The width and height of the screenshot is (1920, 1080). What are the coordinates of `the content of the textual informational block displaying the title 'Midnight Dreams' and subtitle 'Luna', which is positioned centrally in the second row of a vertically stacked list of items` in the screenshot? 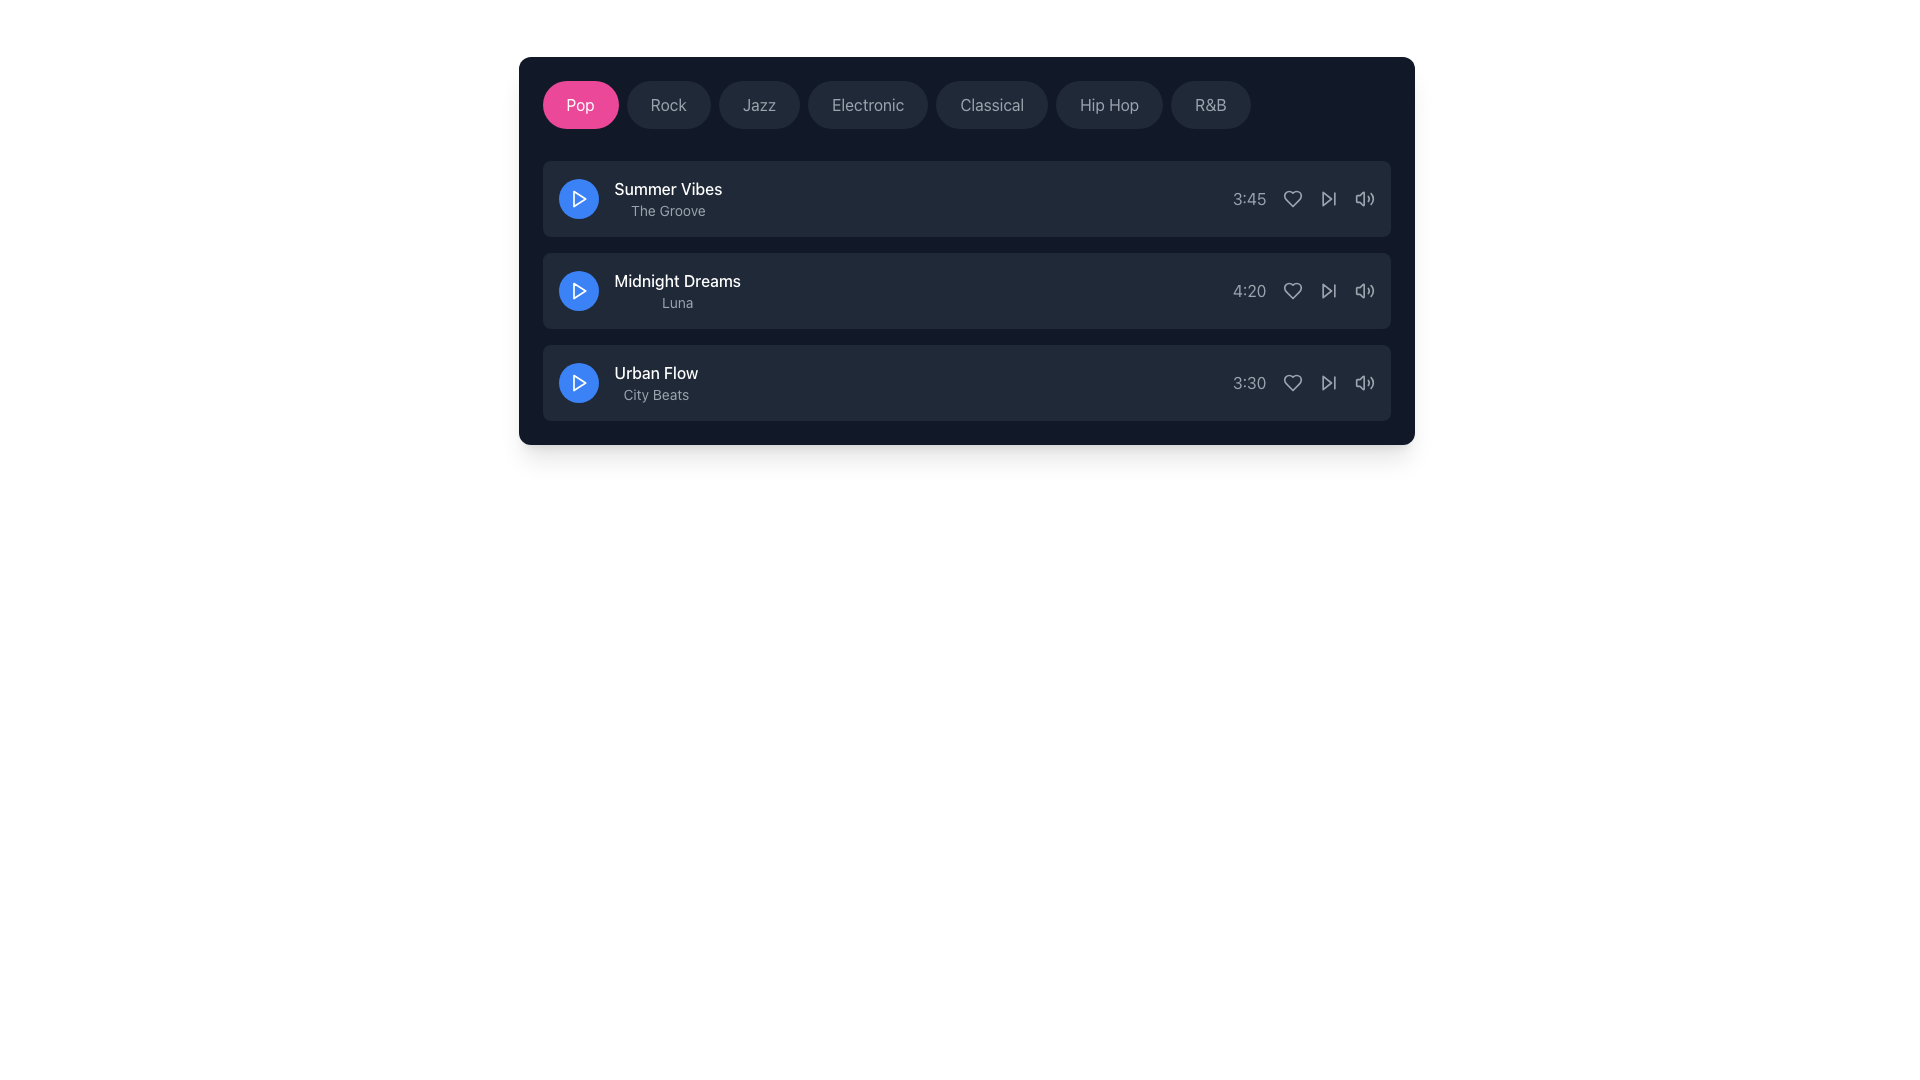 It's located at (649, 290).